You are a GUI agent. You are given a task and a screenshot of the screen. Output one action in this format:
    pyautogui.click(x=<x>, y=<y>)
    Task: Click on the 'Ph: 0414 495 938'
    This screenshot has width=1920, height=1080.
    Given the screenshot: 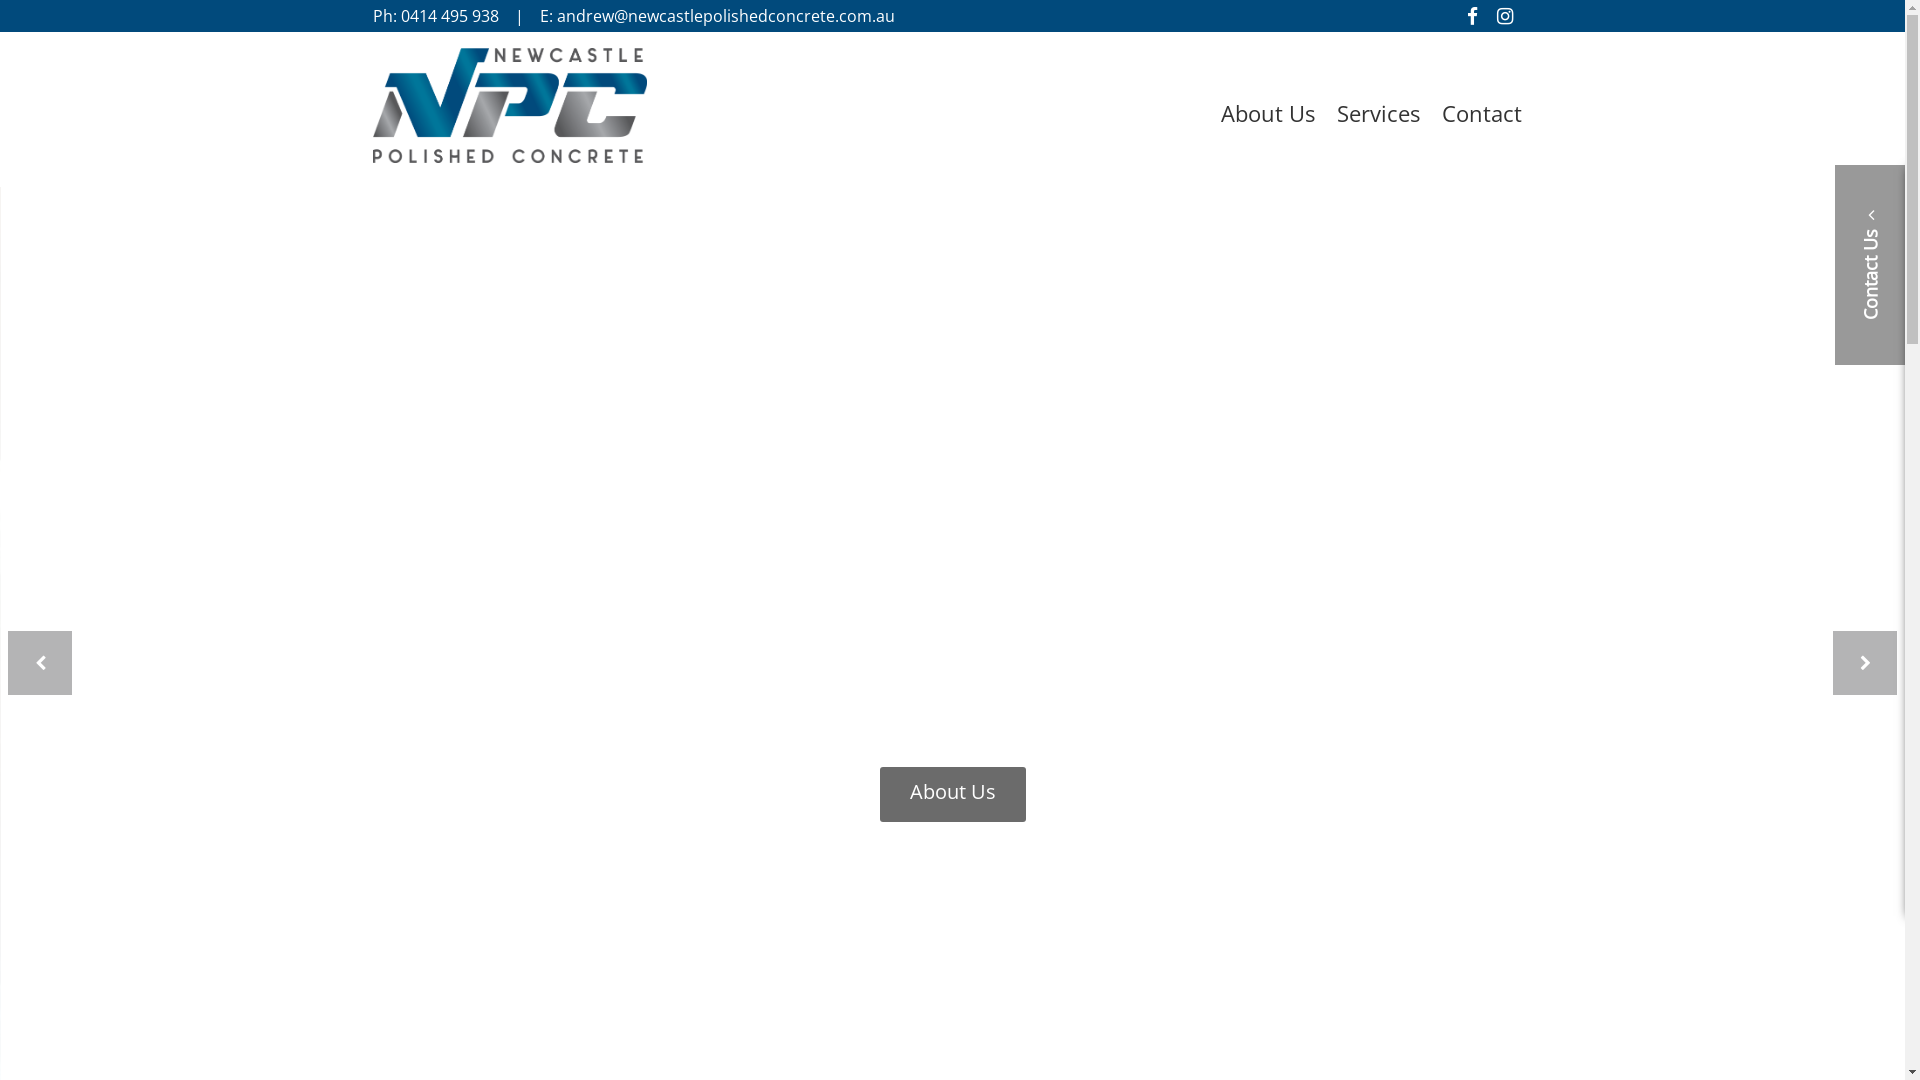 What is the action you would take?
    pyautogui.click(x=434, y=15)
    